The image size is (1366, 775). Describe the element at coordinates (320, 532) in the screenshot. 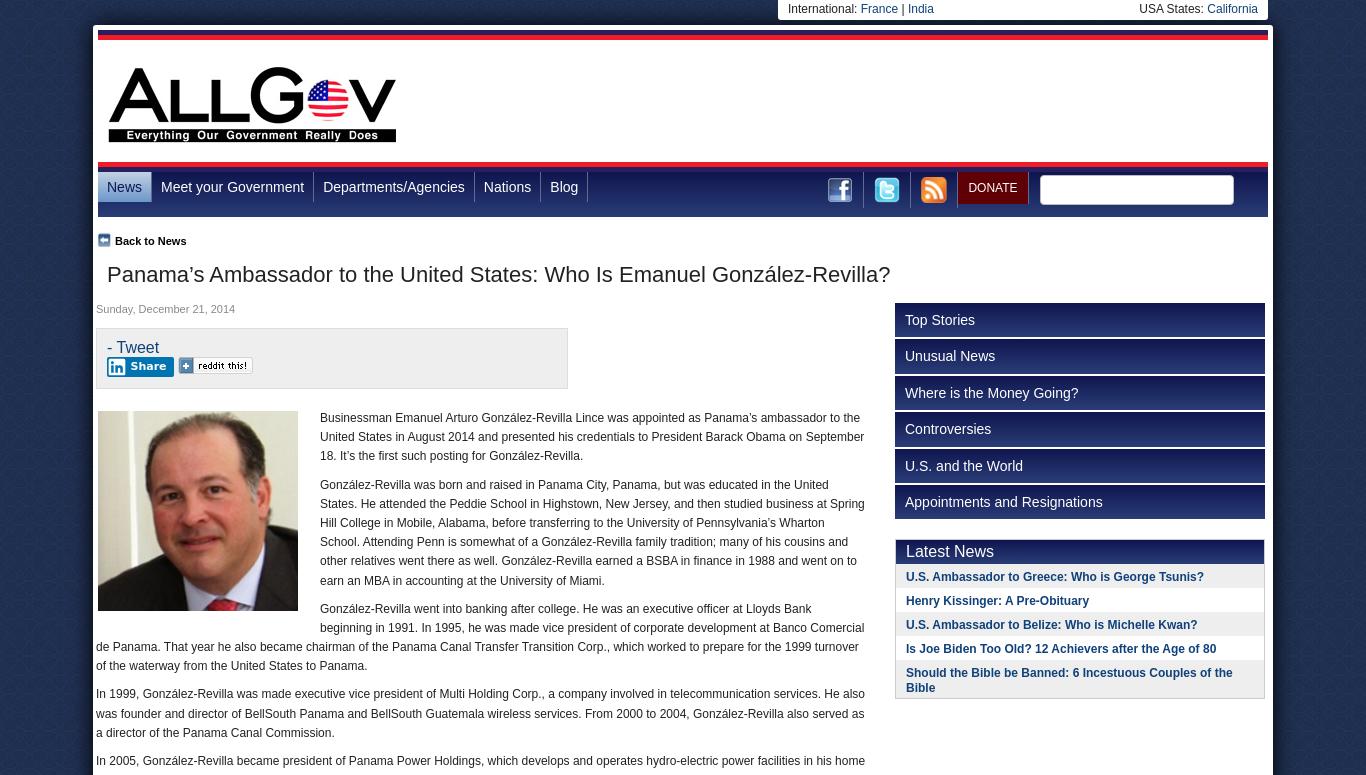

I see `'González-Revilla was born and raised in Panama City, Panama, but was educated in the United States. He attended the Peddie School in Highstown, New Jersey, and then studied business at Spring Hill College in Mobile, Alabama, before transferring to the University of Pennsylvania’s Wharton School. Attending Penn is somewhat of a González-Revilla family tradition; many of his cousins and other relatives went there as well. González-Revilla earned a BSBA in finance in 1988 and went on to earn an MBA in accounting at the University of Miami.'` at that location.